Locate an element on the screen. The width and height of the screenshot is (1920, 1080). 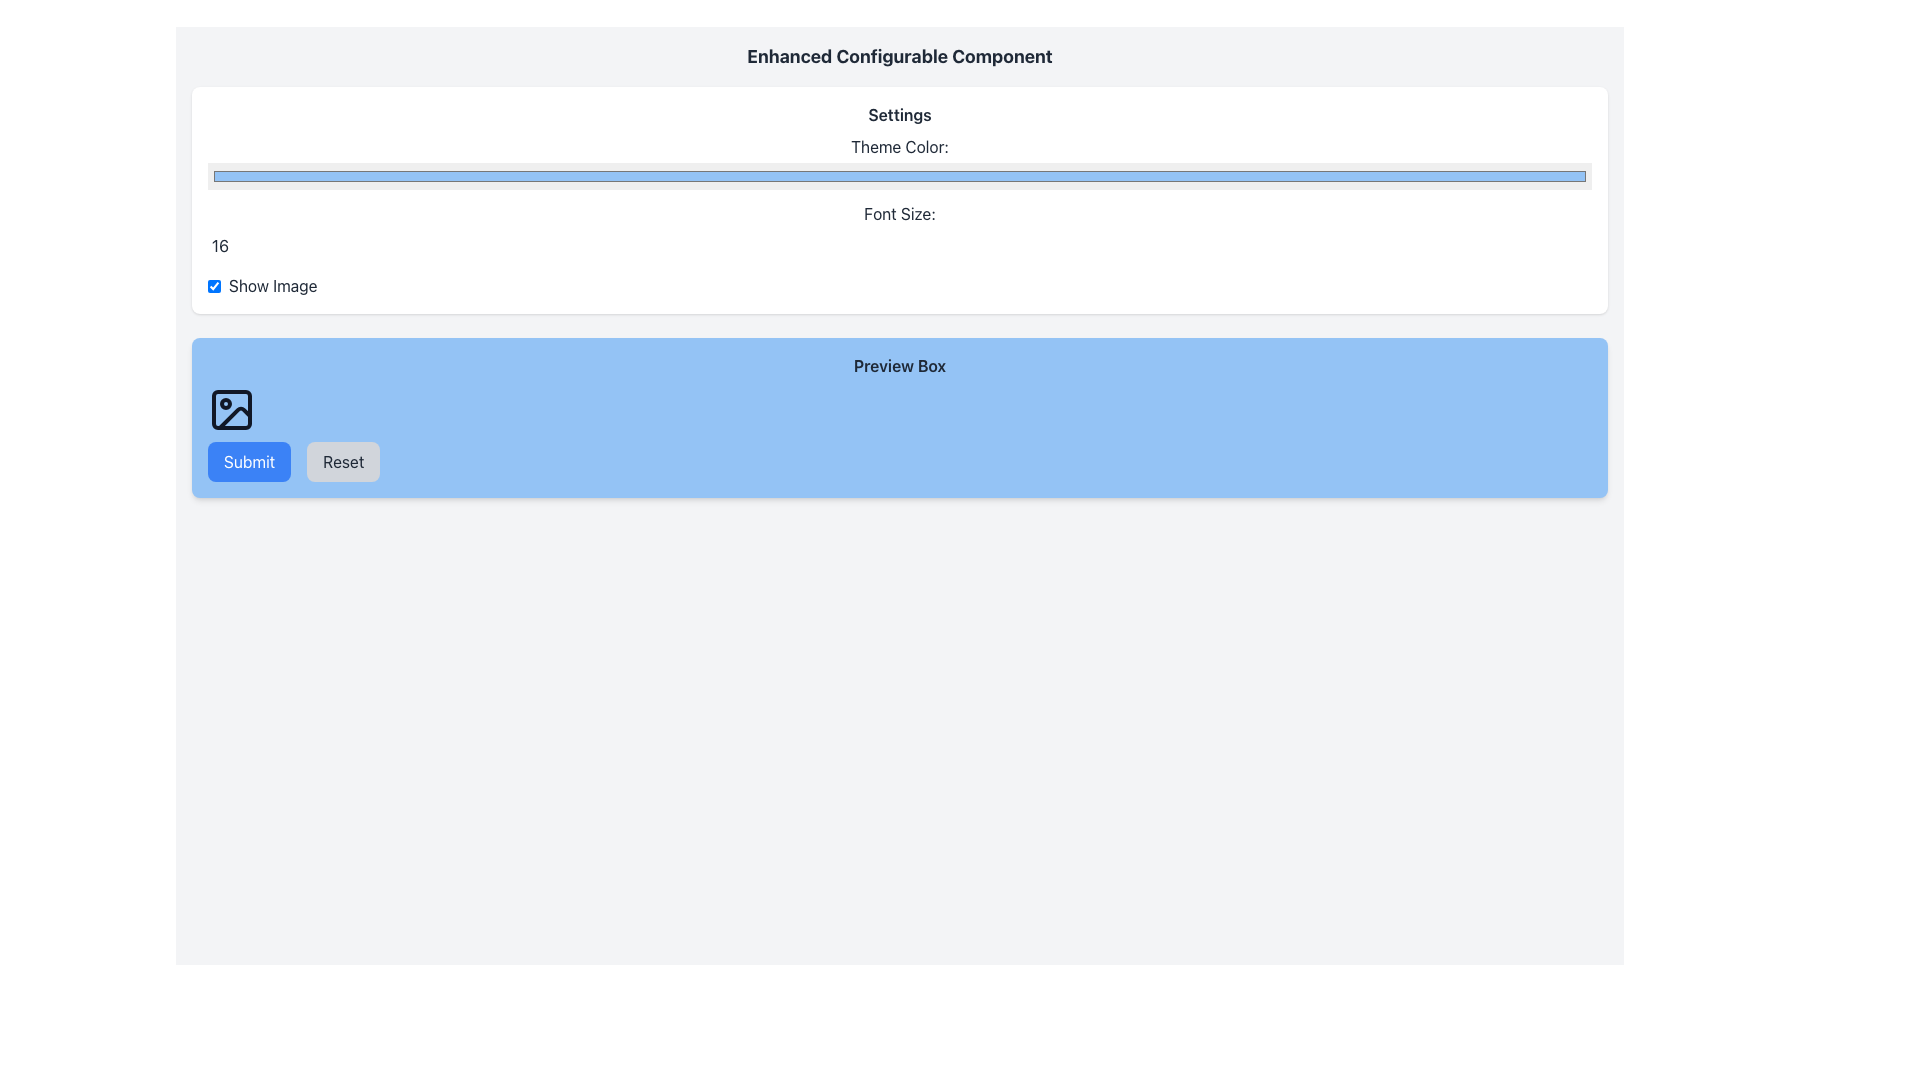
the 'Submit' button, which is a rectangular button with white text on a blue background located in the lower section of the UI, immediately to the left of the 'Reset' button is located at coordinates (248, 462).